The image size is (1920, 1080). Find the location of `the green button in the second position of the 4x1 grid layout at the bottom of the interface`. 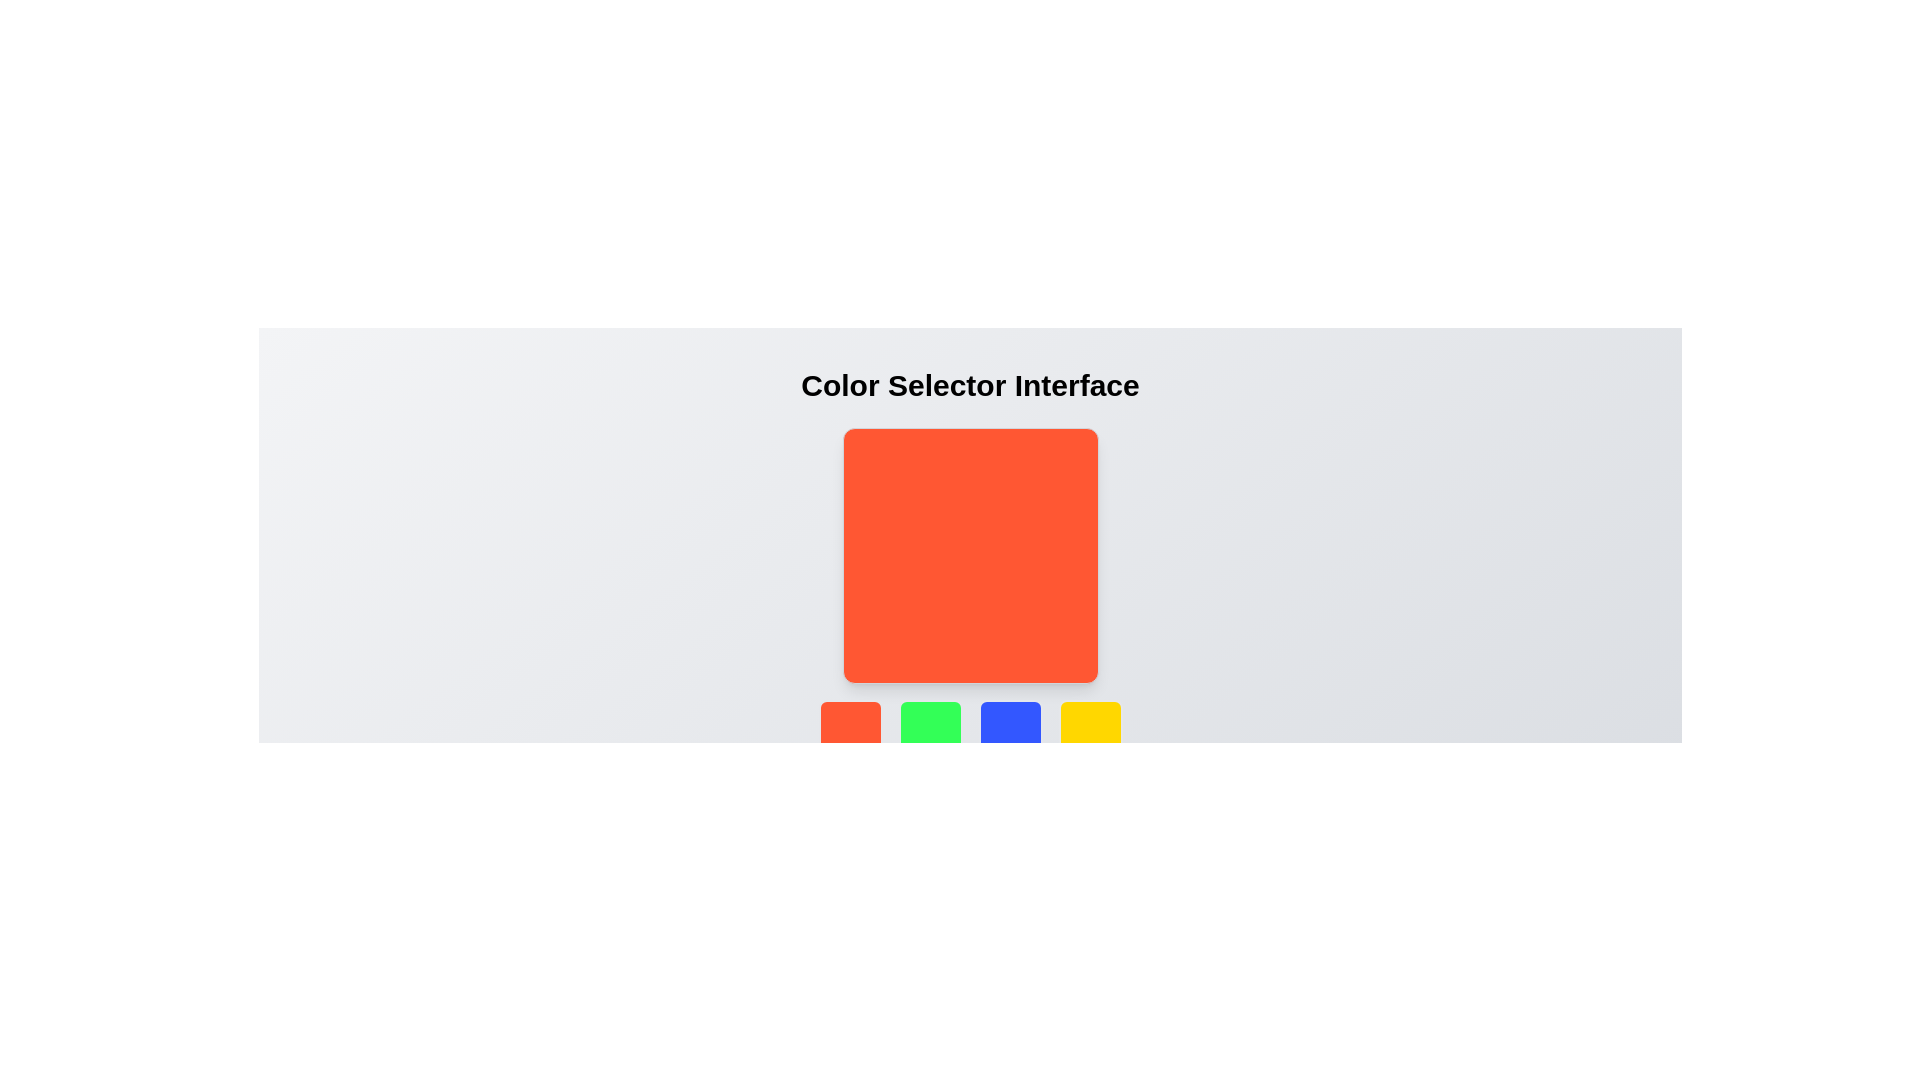

the green button in the second position of the 4x1 grid layout at the bottom of the interface is located at coordinates (929, 732).